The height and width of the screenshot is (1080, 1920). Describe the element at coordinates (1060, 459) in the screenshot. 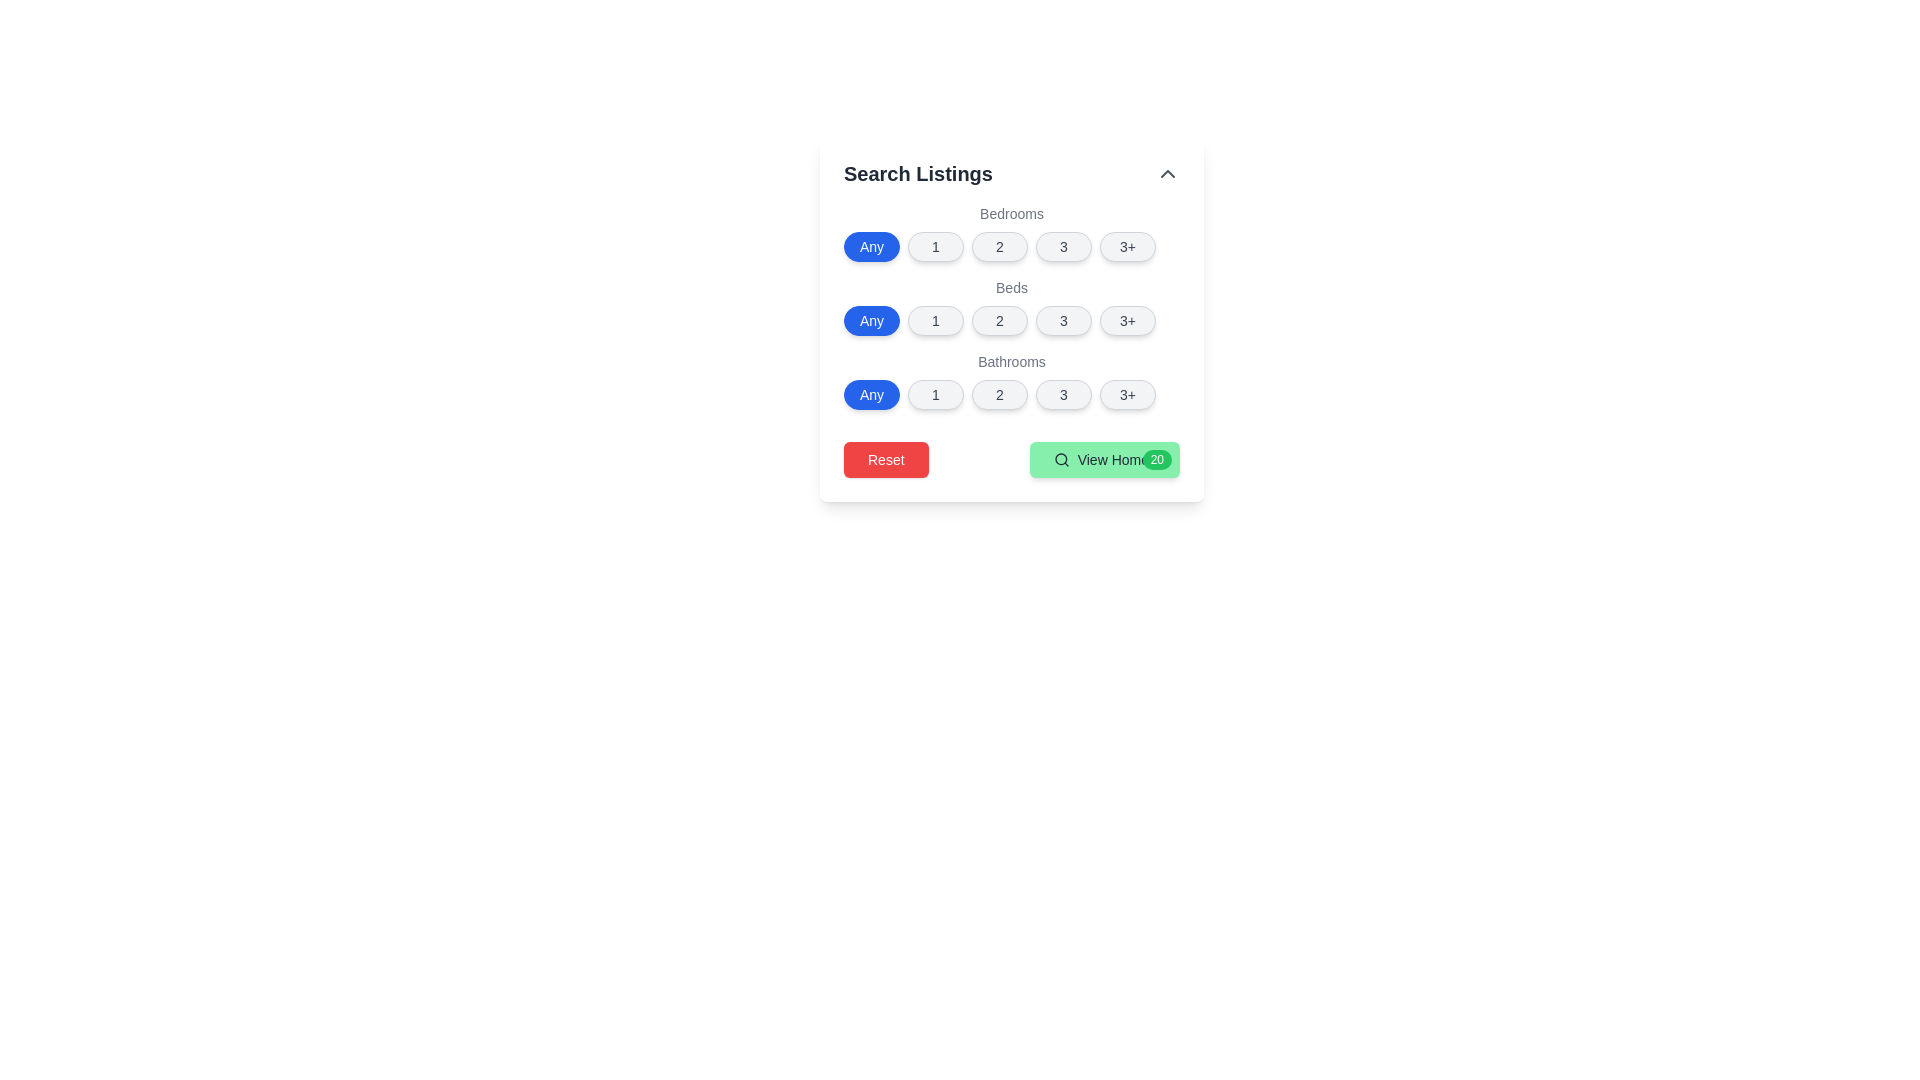

I see `the search icon represented as a magnifying glass, which is part of the green rectangular button labeled 'View Homes', located at the bottom right corner of the visible form` at that location.